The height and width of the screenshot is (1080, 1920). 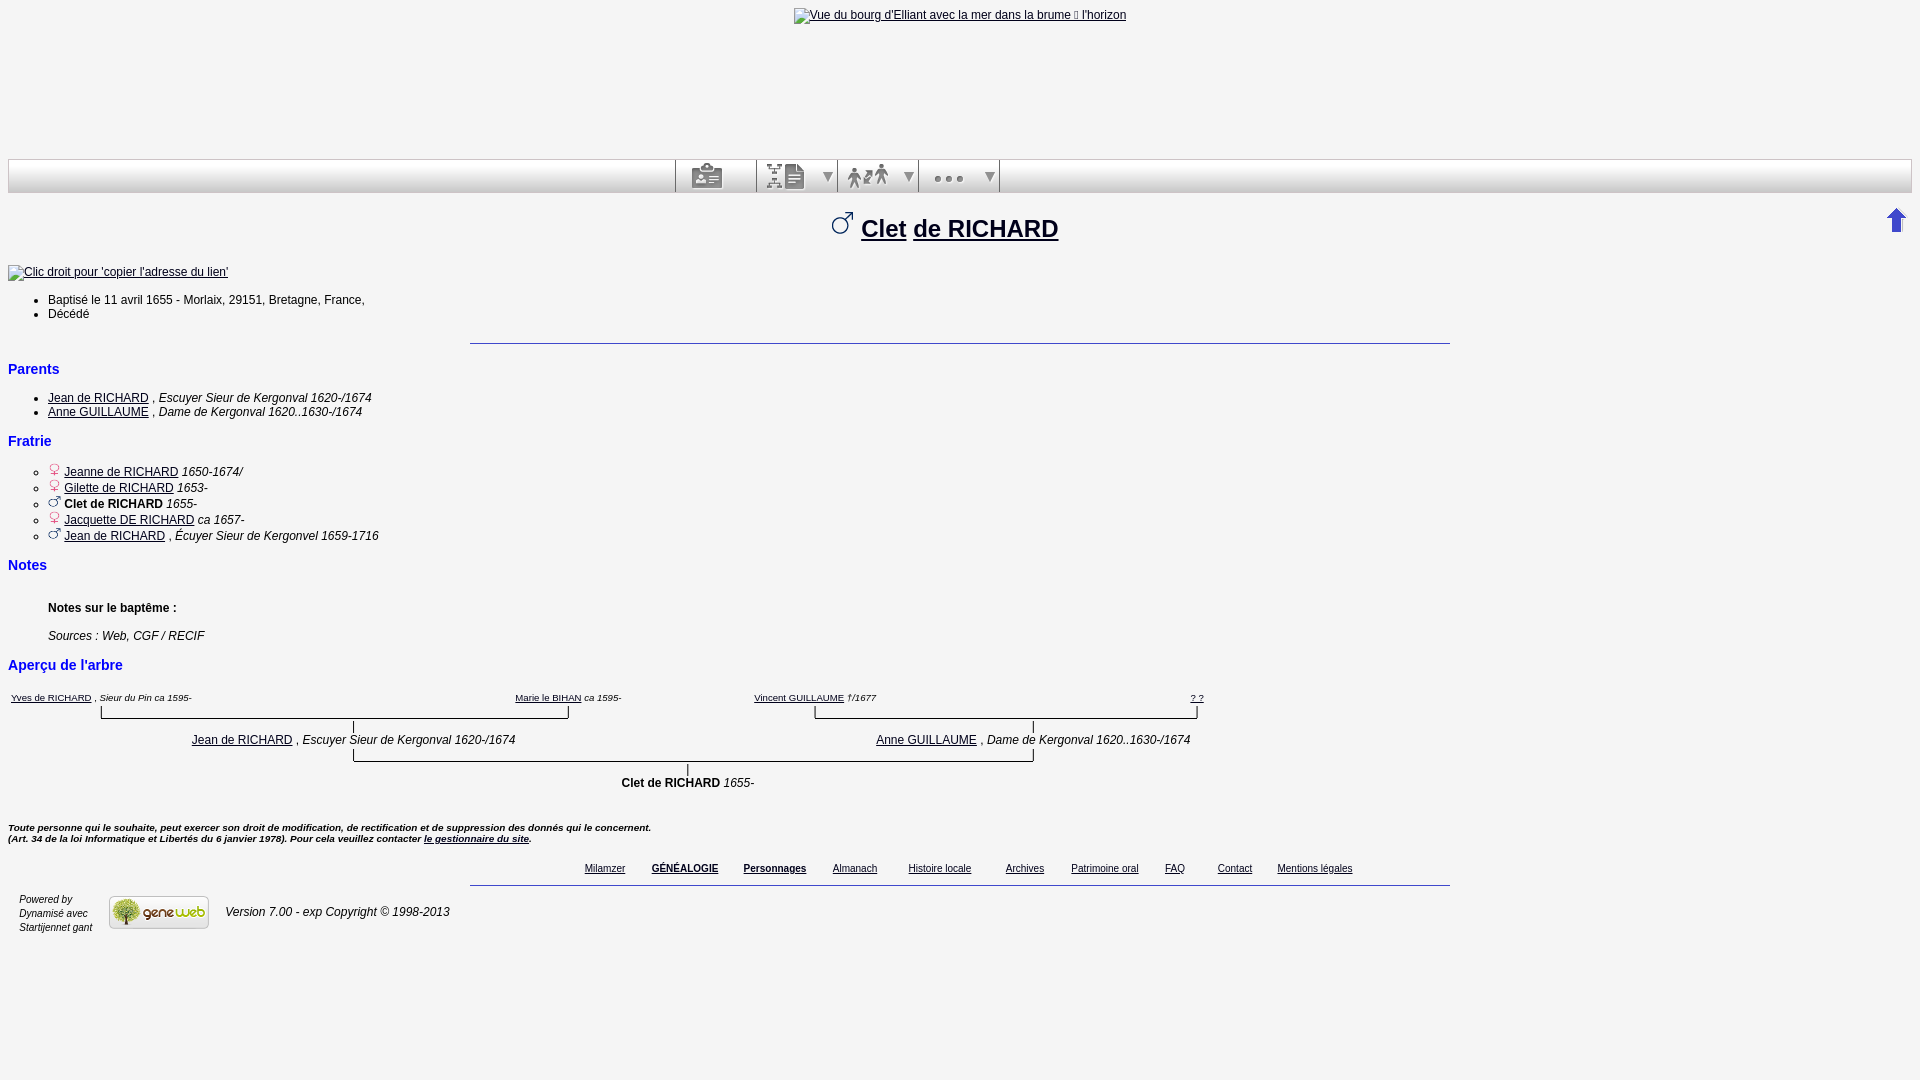 What do you see at coordinates (475, 838) in the screenshot?
I see `'le gestionnaire du site'` at bounding box center [475, 838].